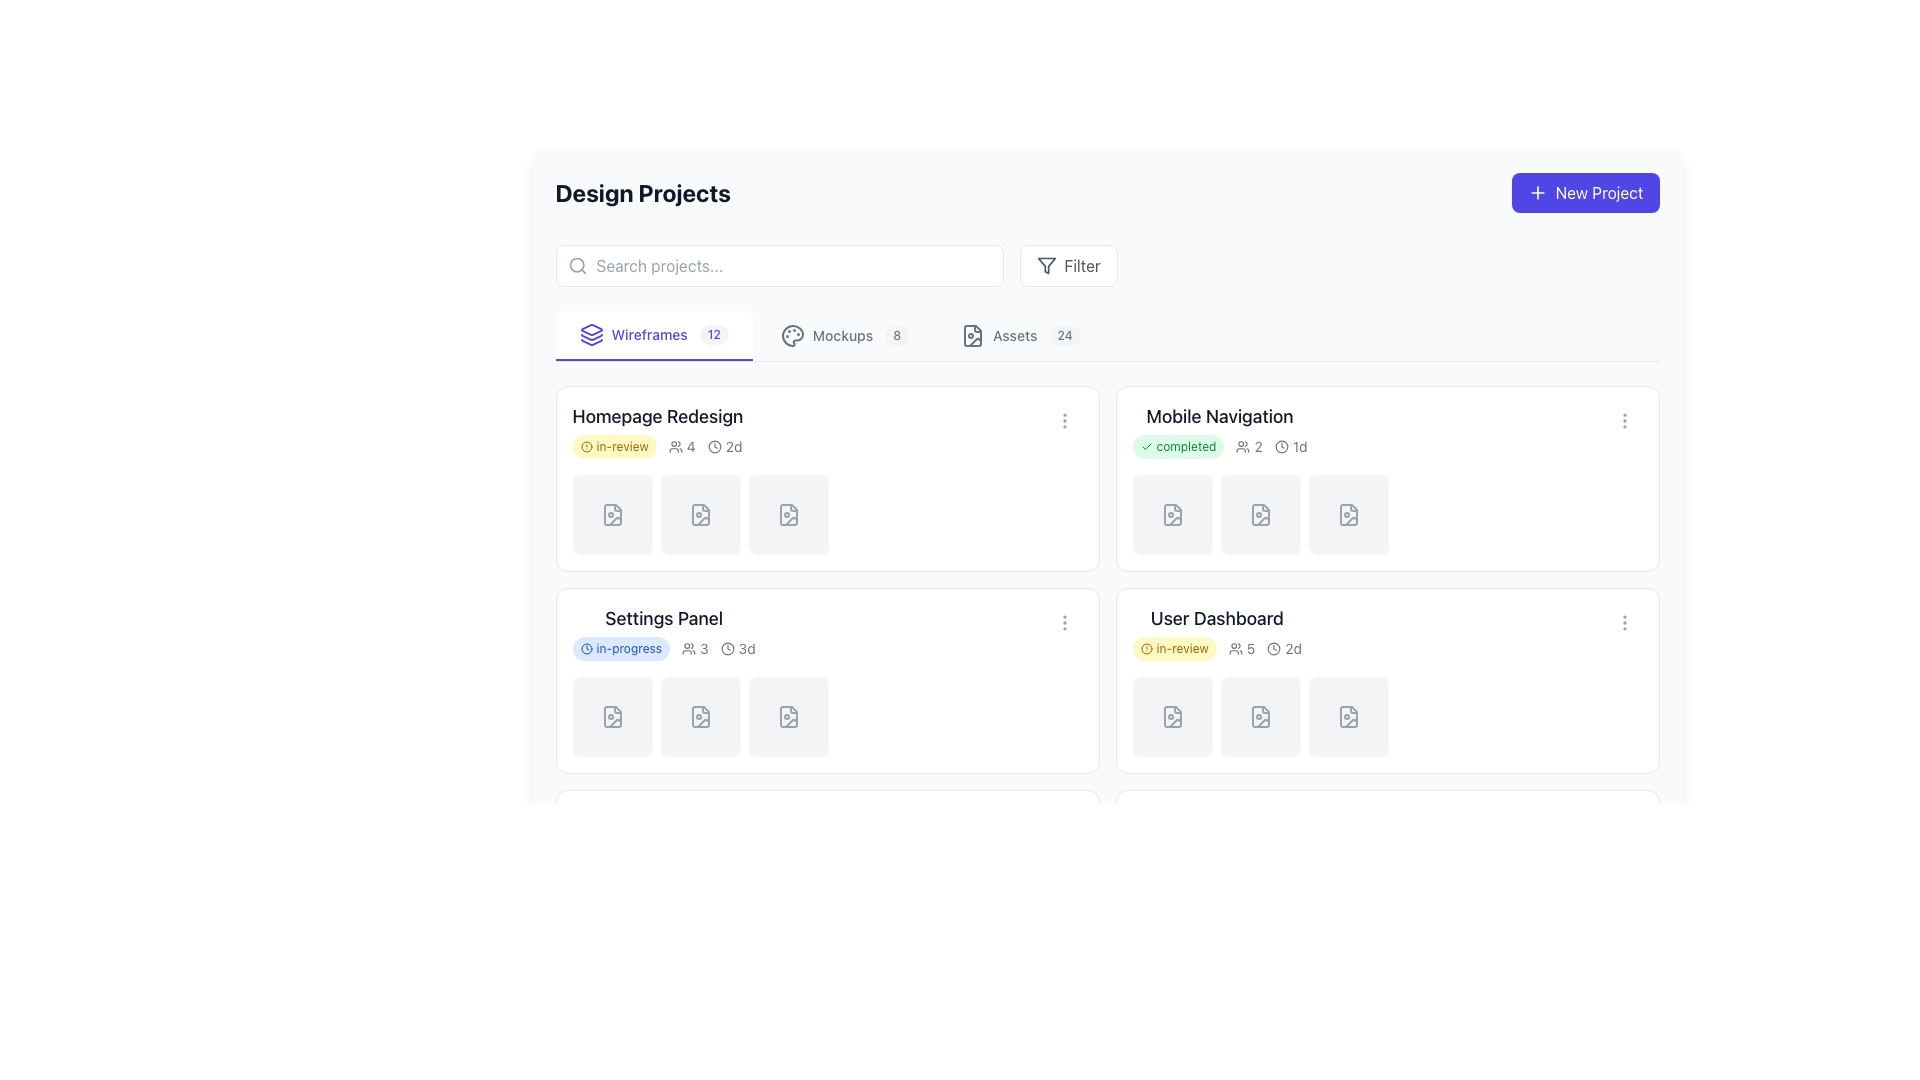 The width and height of the screenshot is (1920, 1080). Describe the element at coordinates (1281, 446) in the screenshot. I see `the time icon located to the left of the text '1d' at the bottom-right area of the 'Mobile Navigation' card` at that location.